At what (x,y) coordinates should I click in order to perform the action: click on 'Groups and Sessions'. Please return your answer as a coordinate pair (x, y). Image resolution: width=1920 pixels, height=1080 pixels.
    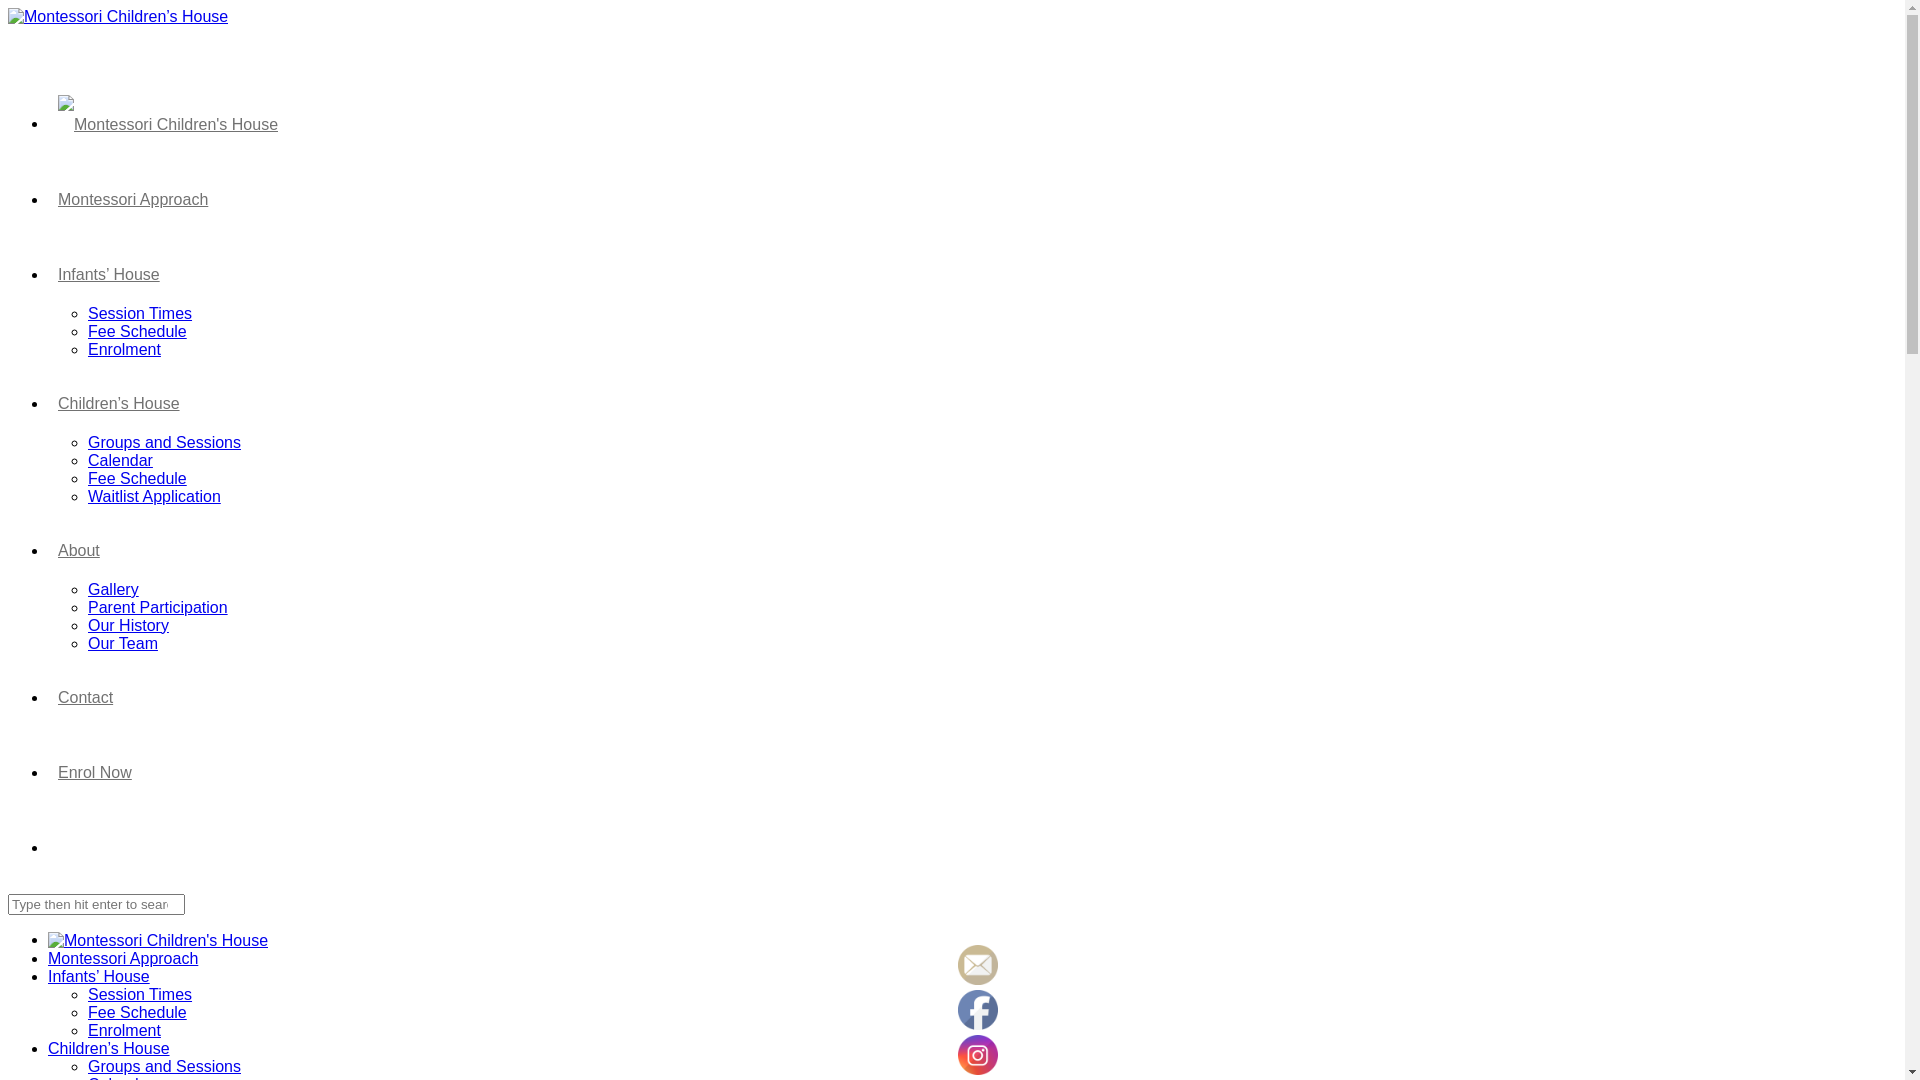
    Looking at the image, I should click on (164, 1065).